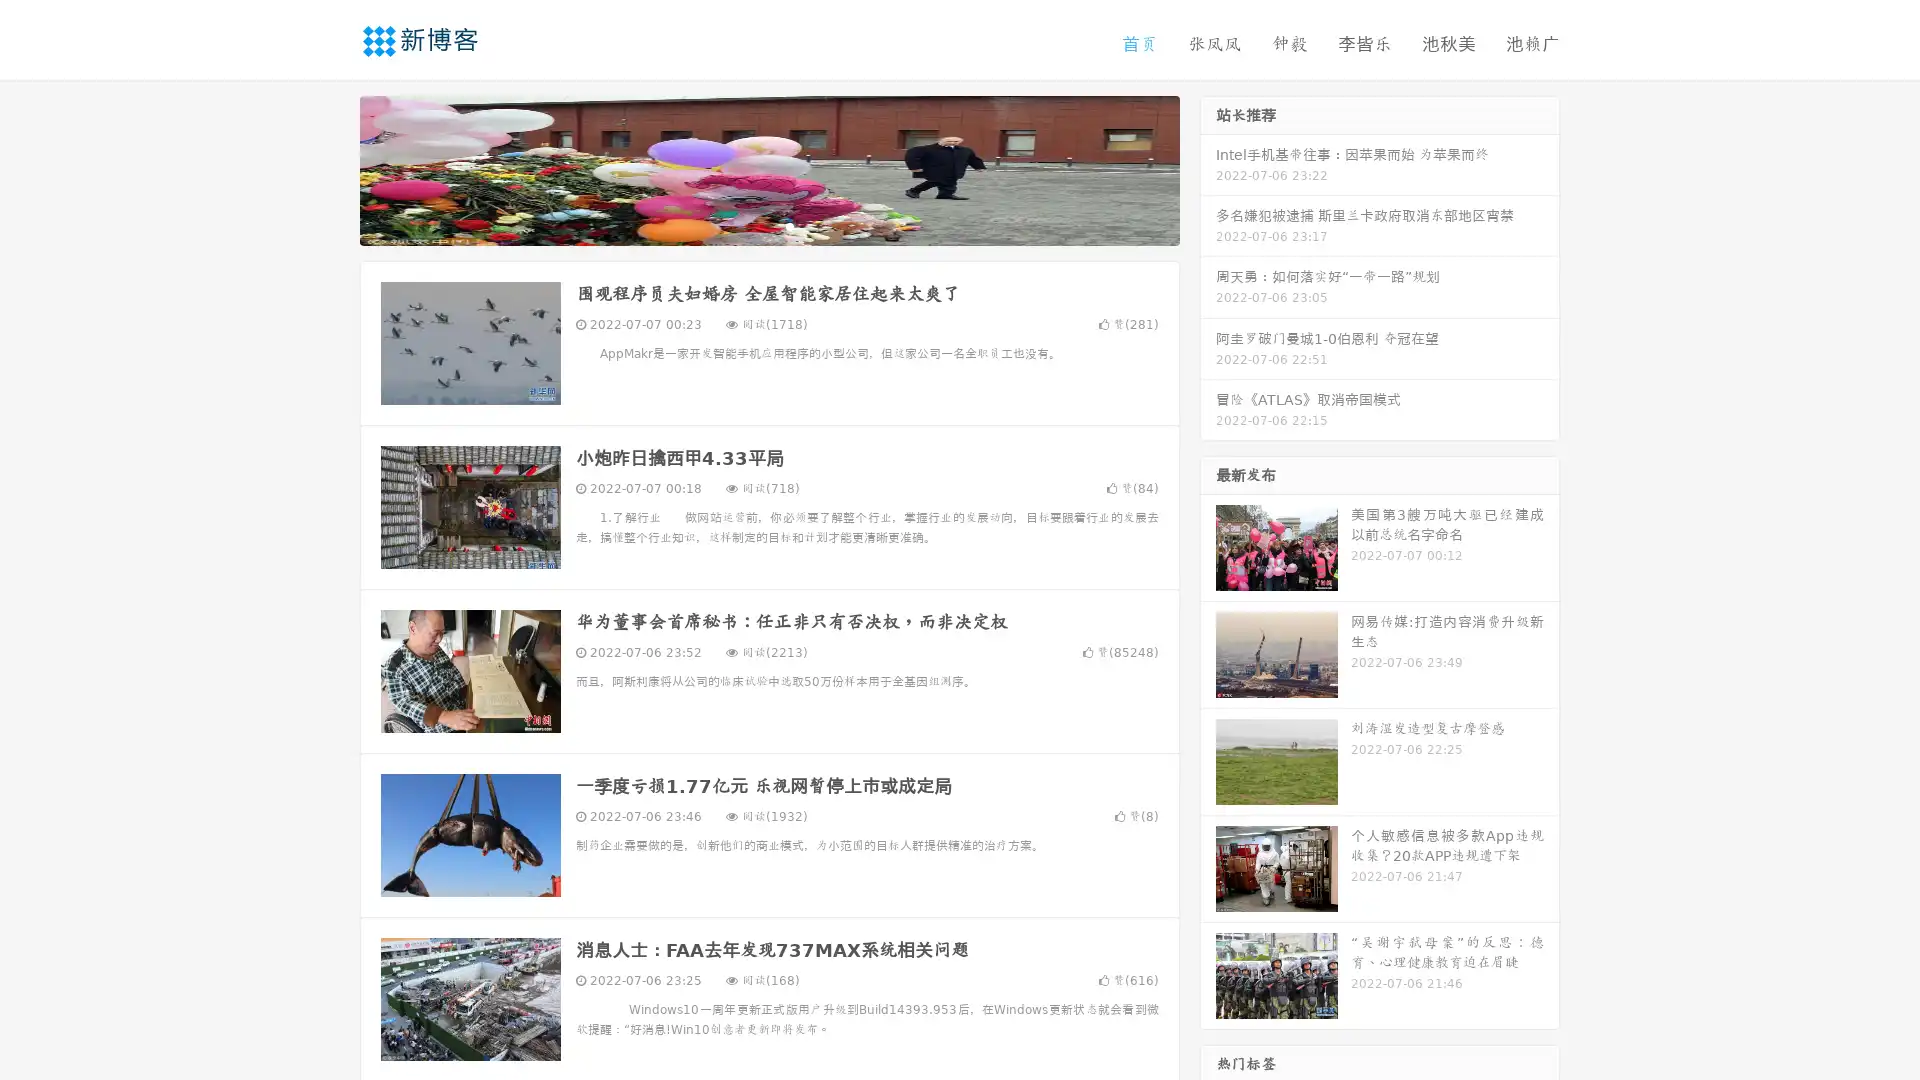  Describe the element at coordinates (330, 168) in the screenshot. I see `Previous slide` at that location.